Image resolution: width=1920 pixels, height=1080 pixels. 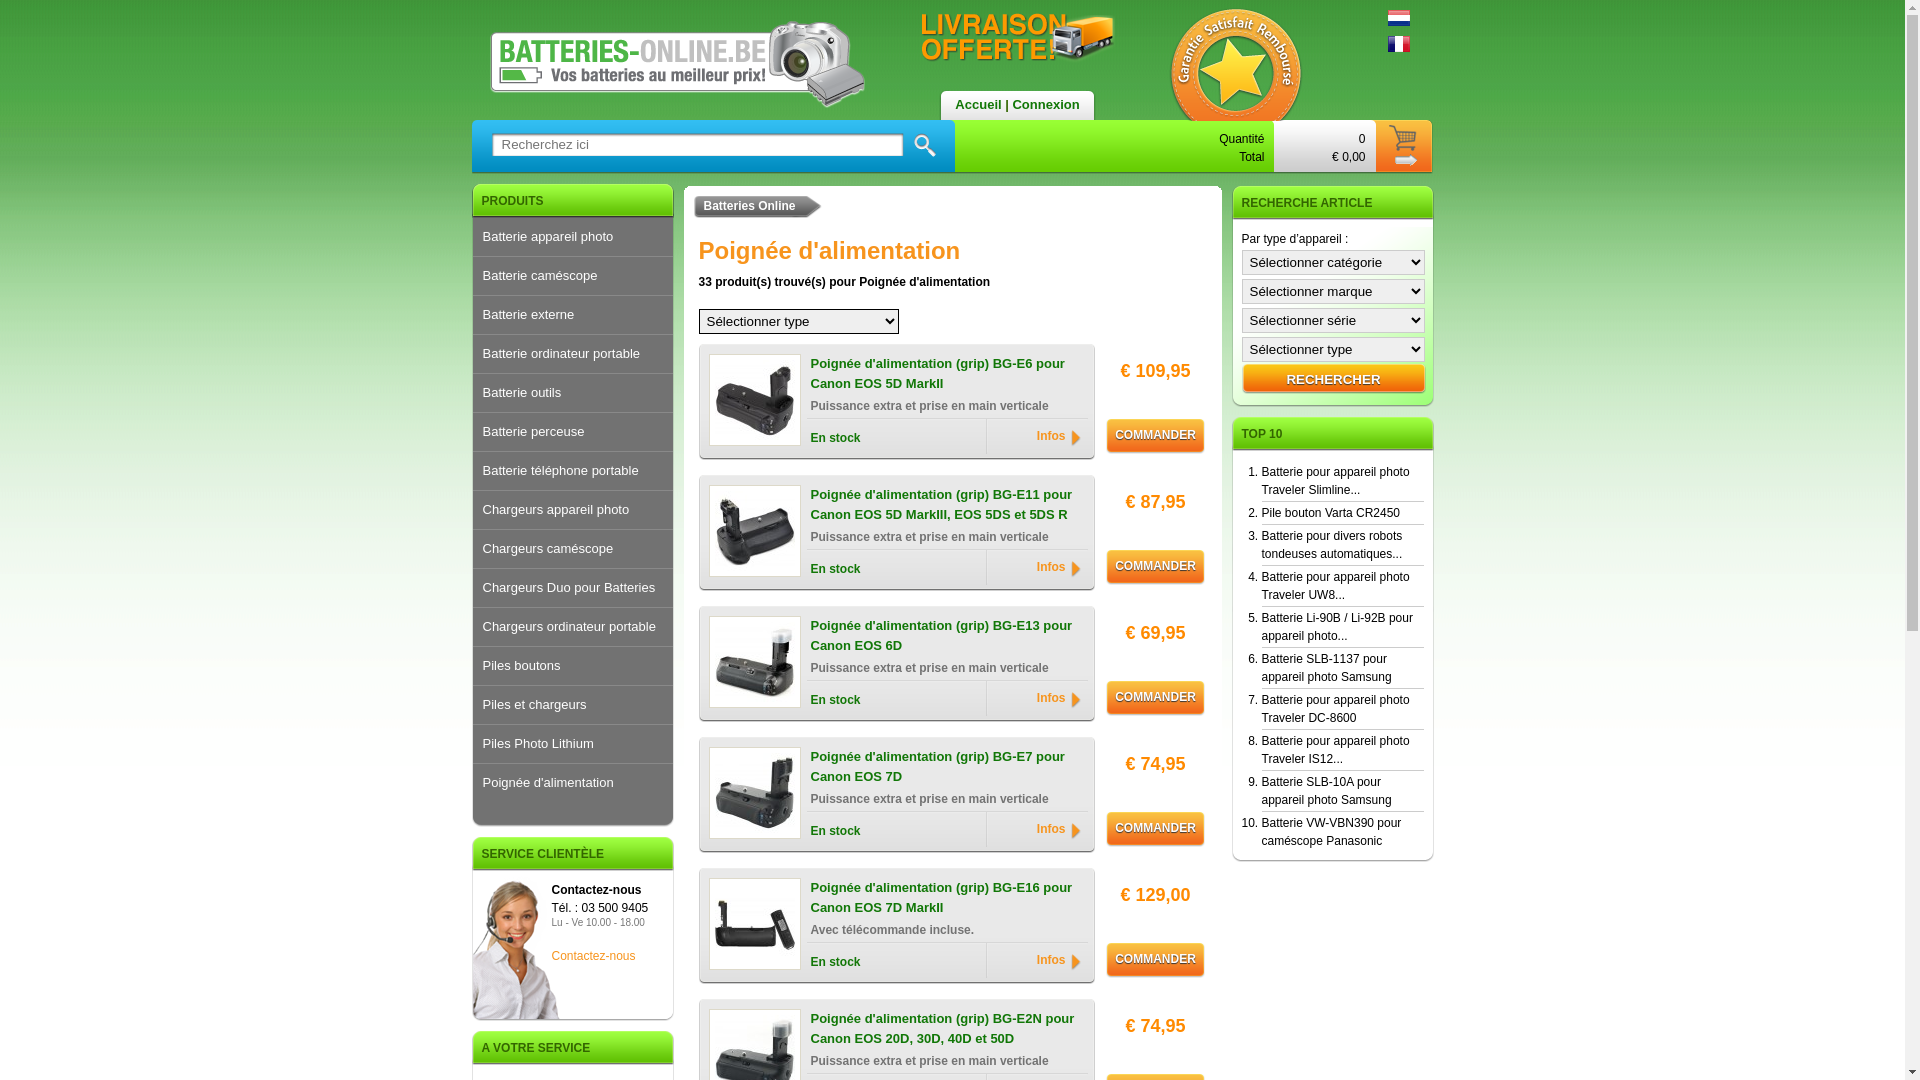 I want to click on 'Rechercher', so click(x=1334, y=378).